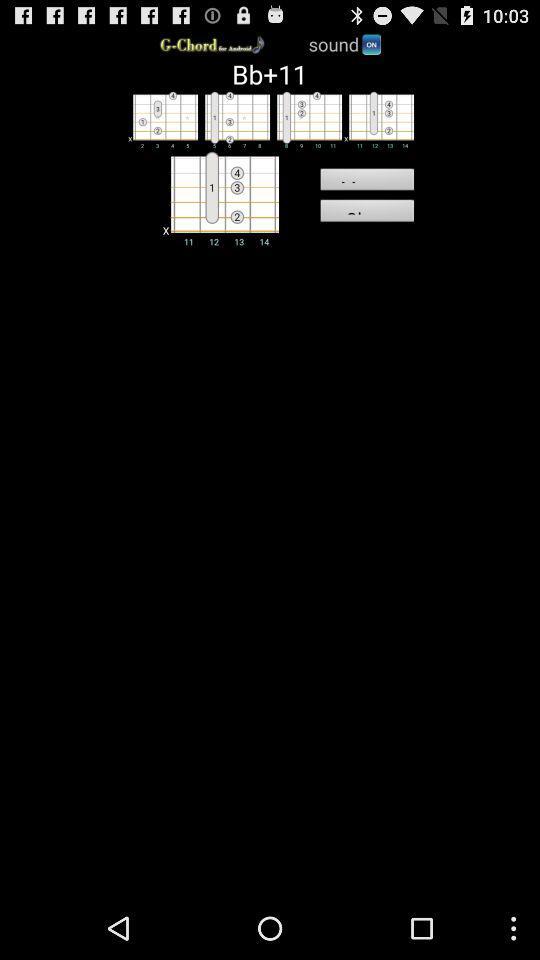  What do you see at coordinates (161, 119) in the screenshot?
I see `to view chord` at bounding box center [161, 119].